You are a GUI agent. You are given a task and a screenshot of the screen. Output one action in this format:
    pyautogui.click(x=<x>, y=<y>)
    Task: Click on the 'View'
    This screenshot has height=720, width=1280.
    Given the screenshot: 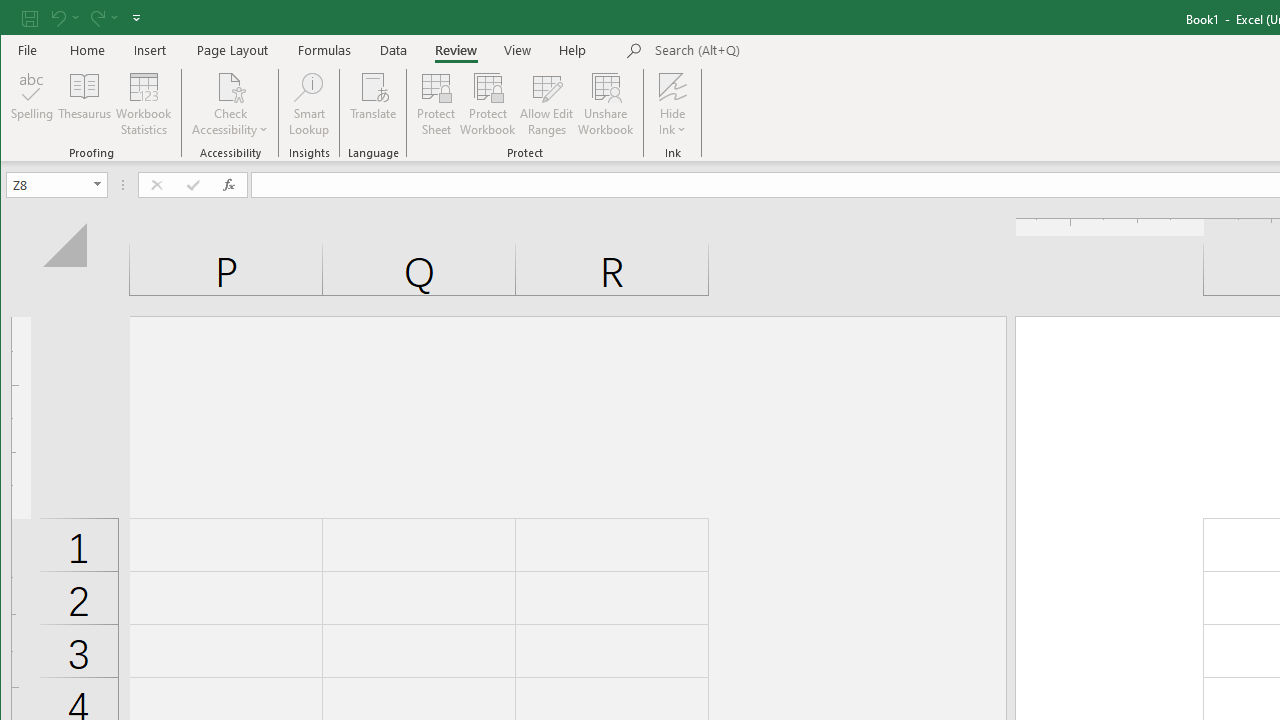 What is the action you would take?
    pyautogui.click(x=518, y=49)
    